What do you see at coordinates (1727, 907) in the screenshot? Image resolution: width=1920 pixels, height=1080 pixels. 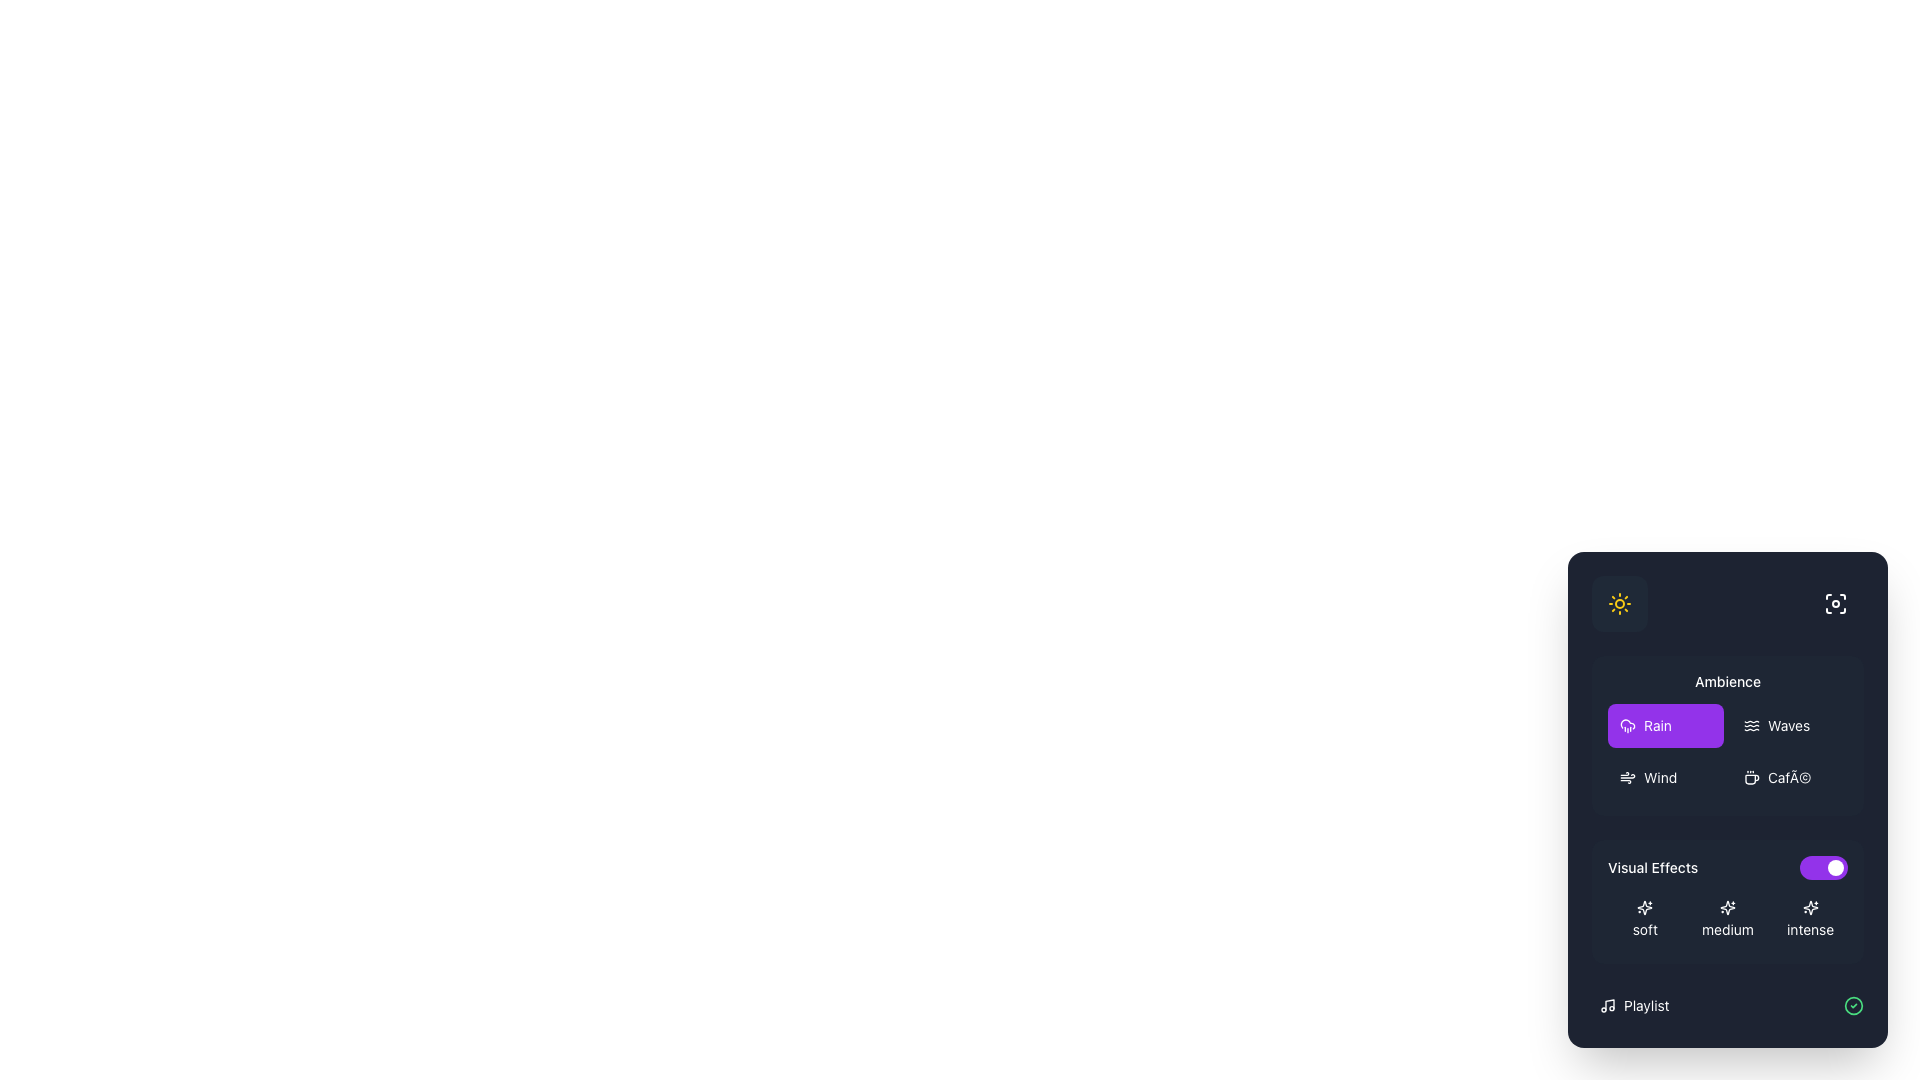 I see `the star-like Selectable option icon, which represents the 'medium' setting under the 'Visual Effects' section` at bounding box center [1727, 907].